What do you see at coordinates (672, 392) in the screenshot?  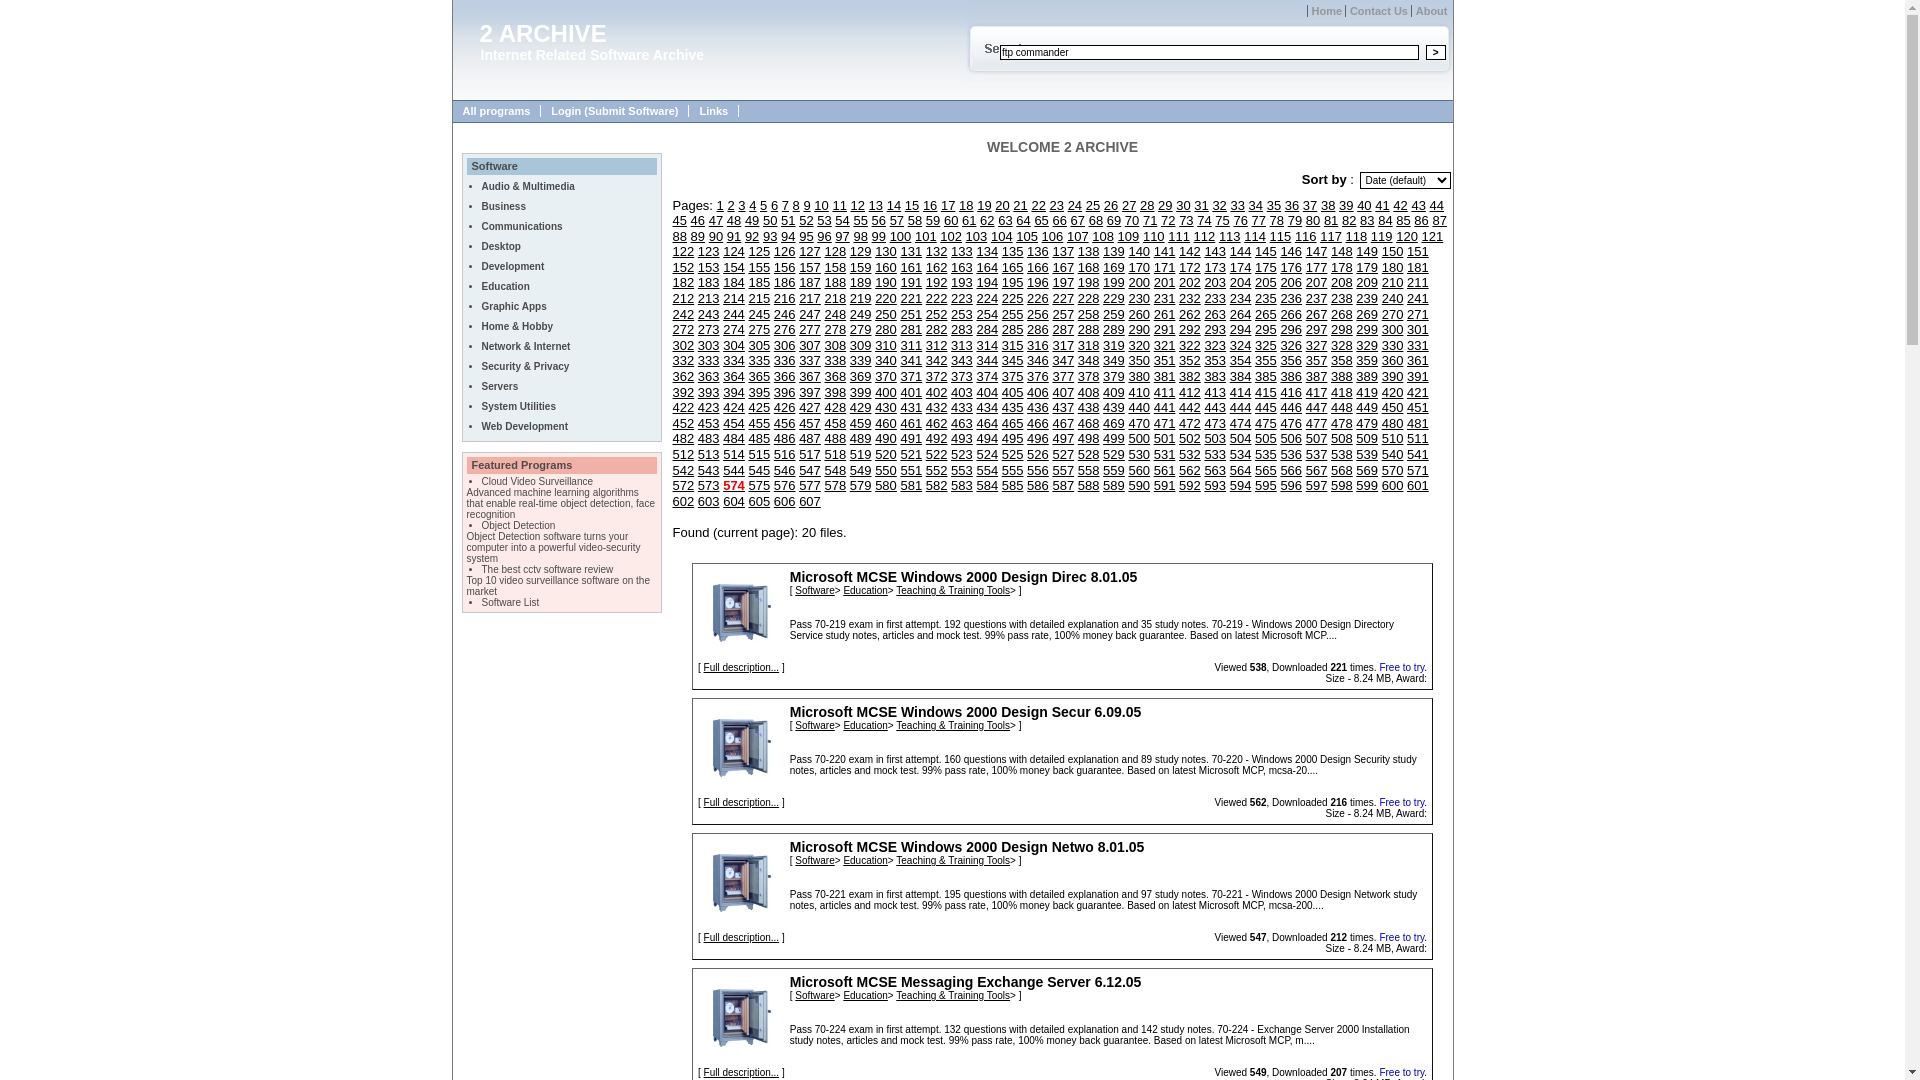 I see `'392'` at bounding box center [672, 392].